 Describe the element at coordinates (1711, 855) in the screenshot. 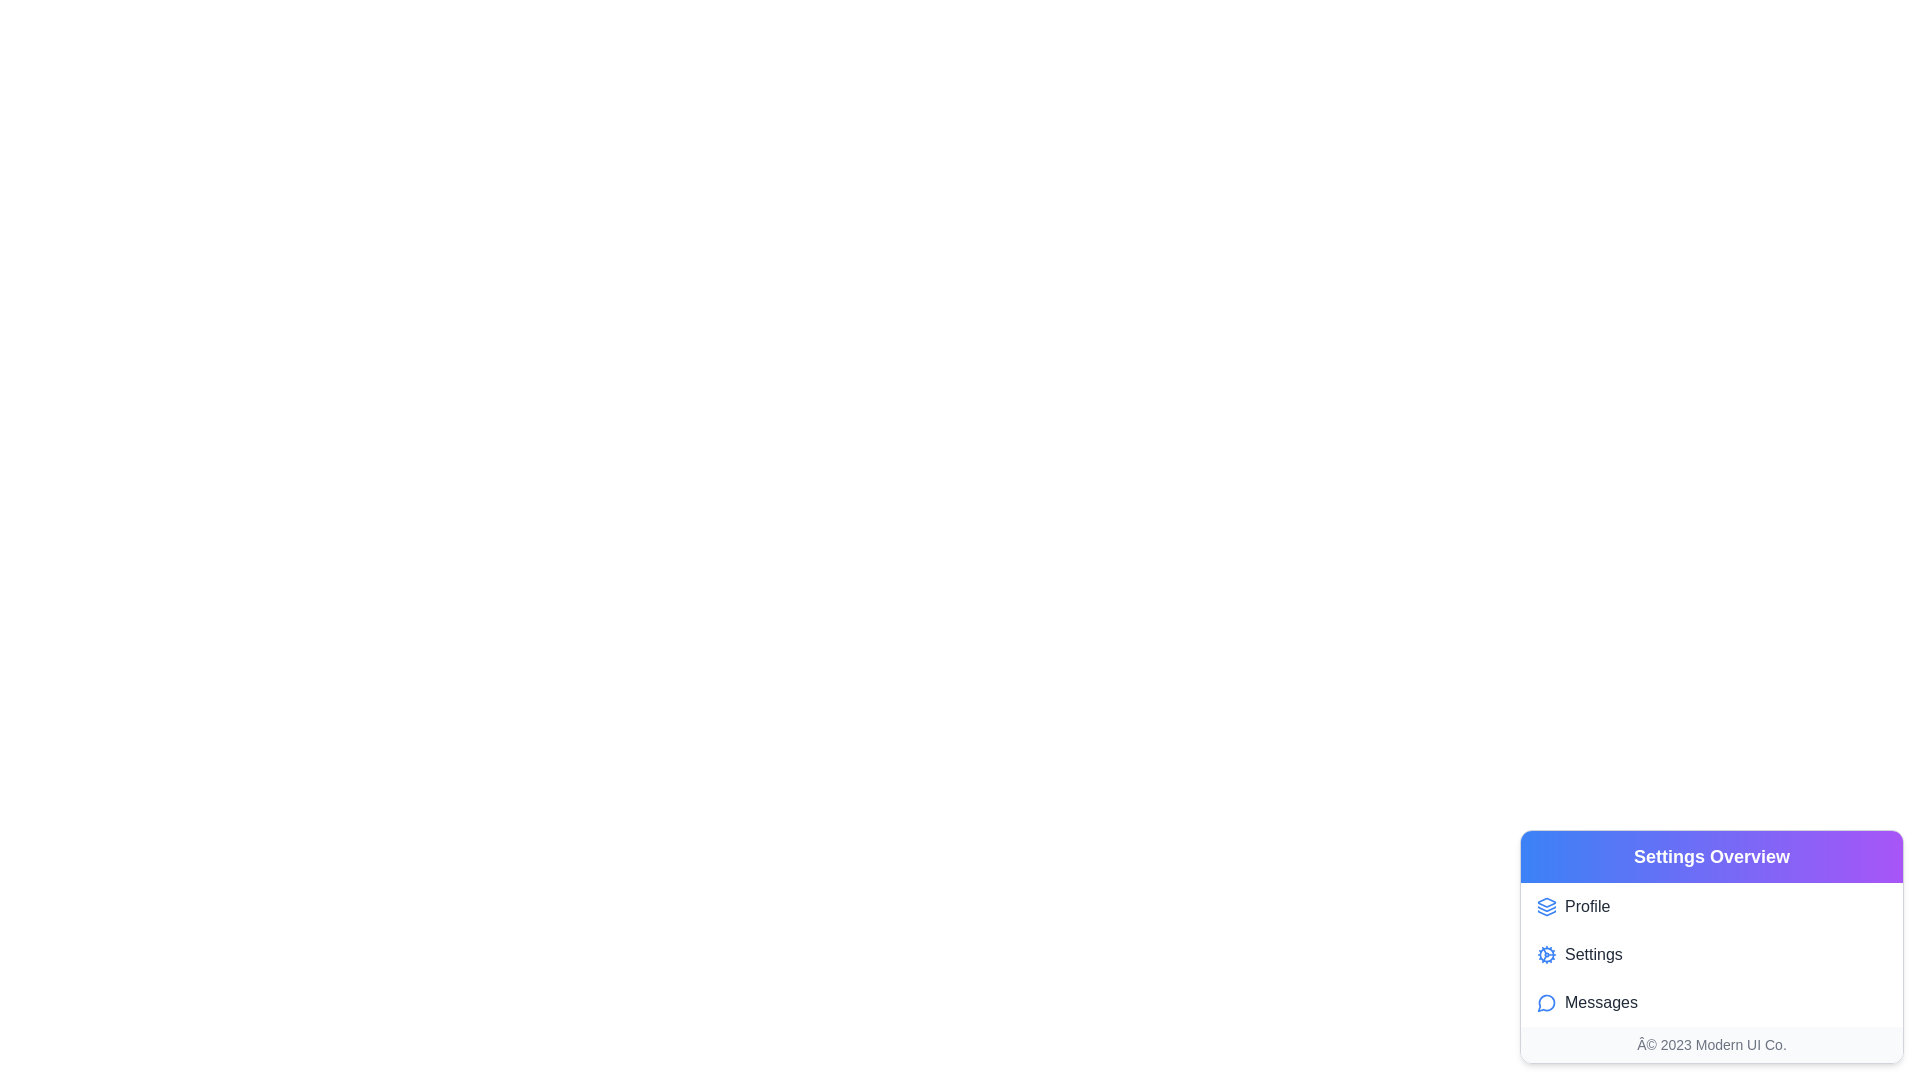

I see `the static header titled 'Settings Overview' located near the top of the menu panel, which has a gradient background of blue to purple` at that location.